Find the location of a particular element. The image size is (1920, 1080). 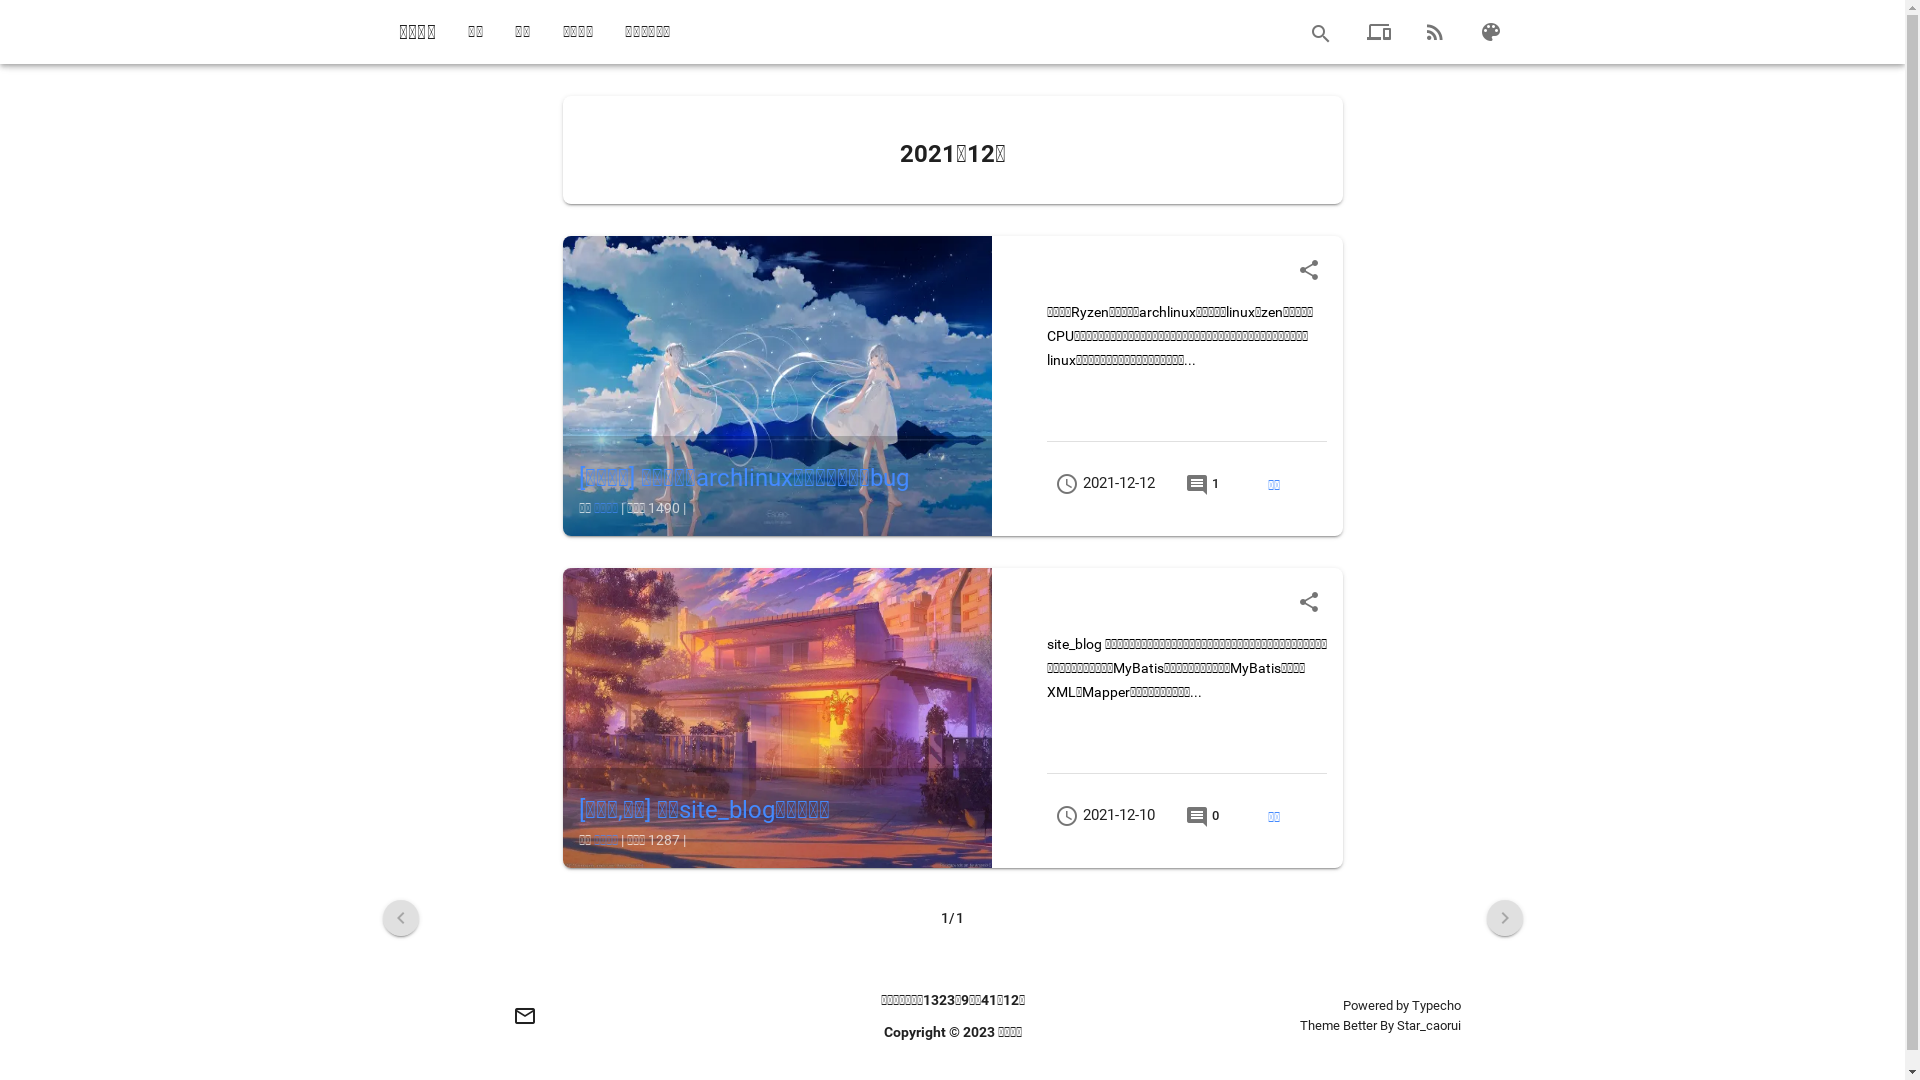

'comment 0' is located at coordinates (1200, 816).